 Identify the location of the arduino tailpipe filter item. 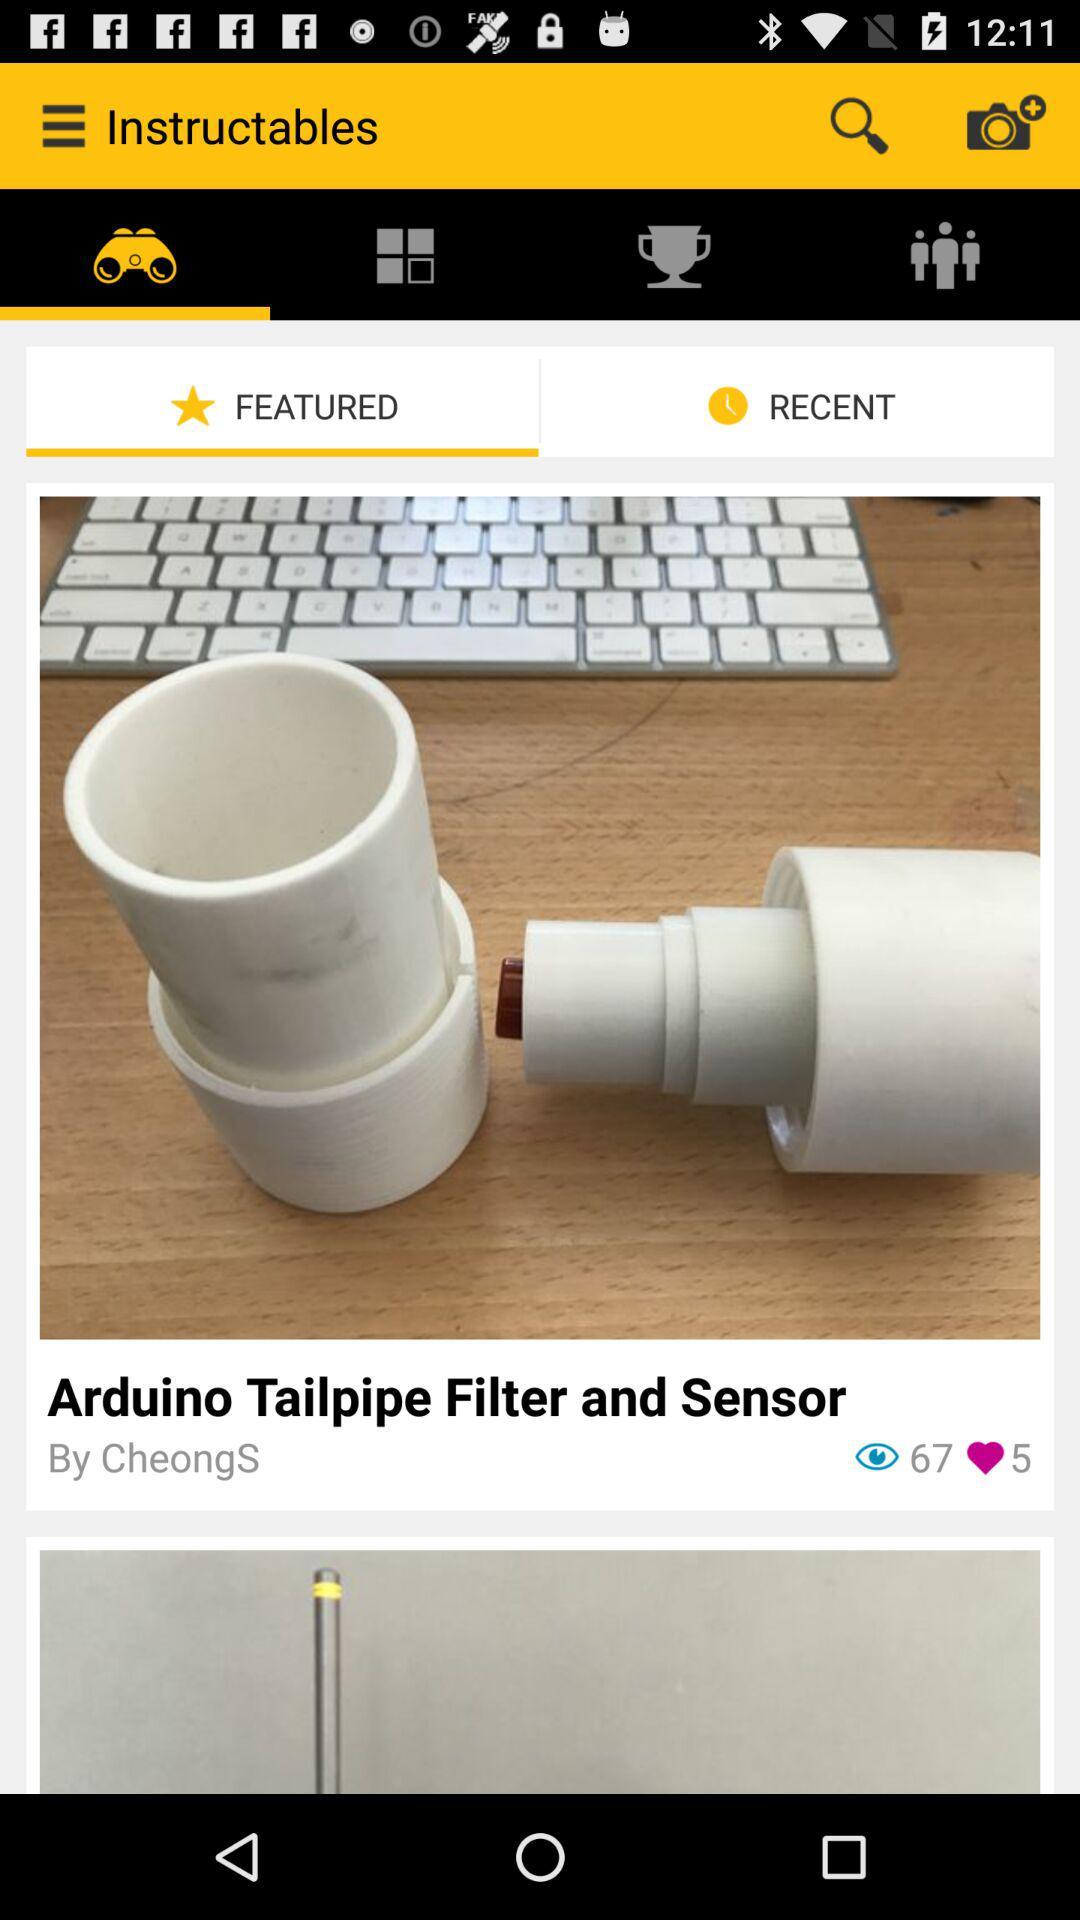
(538, 1394).